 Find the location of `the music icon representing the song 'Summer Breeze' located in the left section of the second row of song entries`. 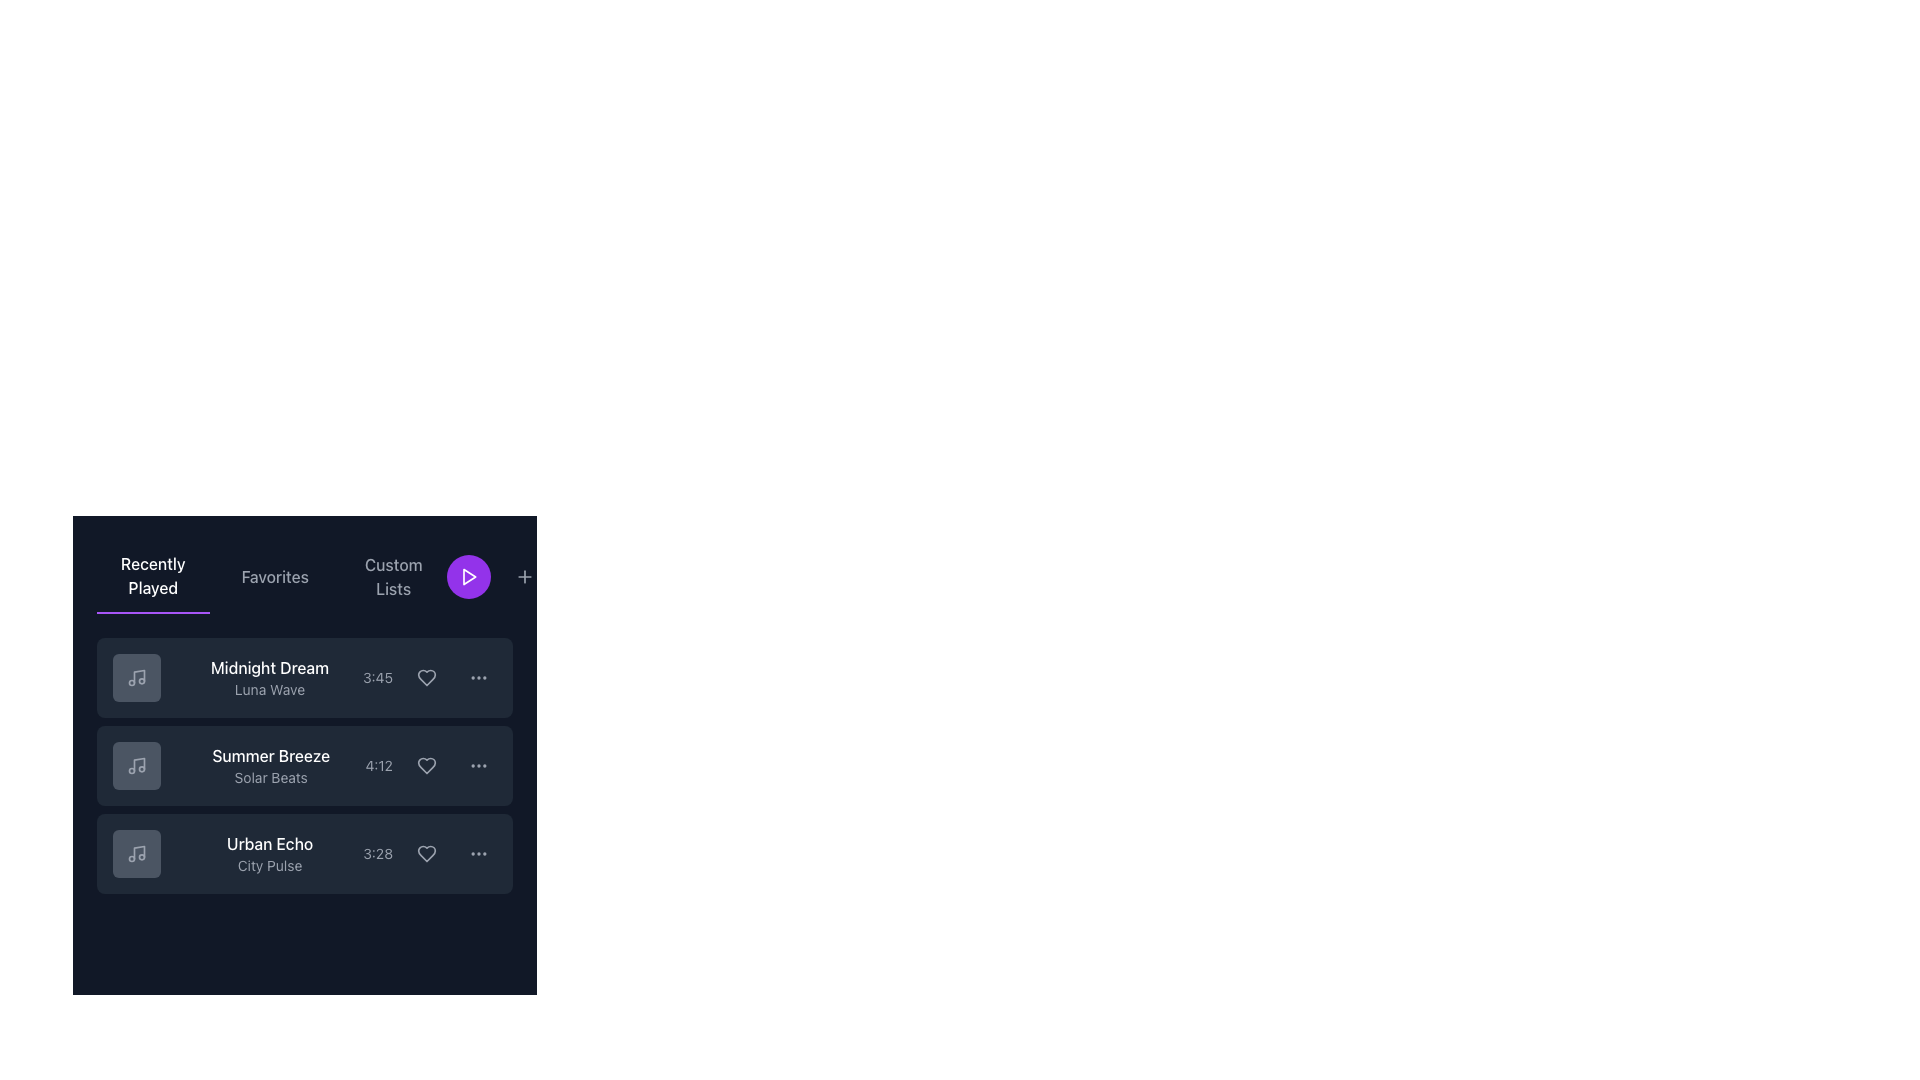

the music icon representing the song 'Summer Breeze' located in the left section of the second row of song entries is located at coordinates (136, 765).